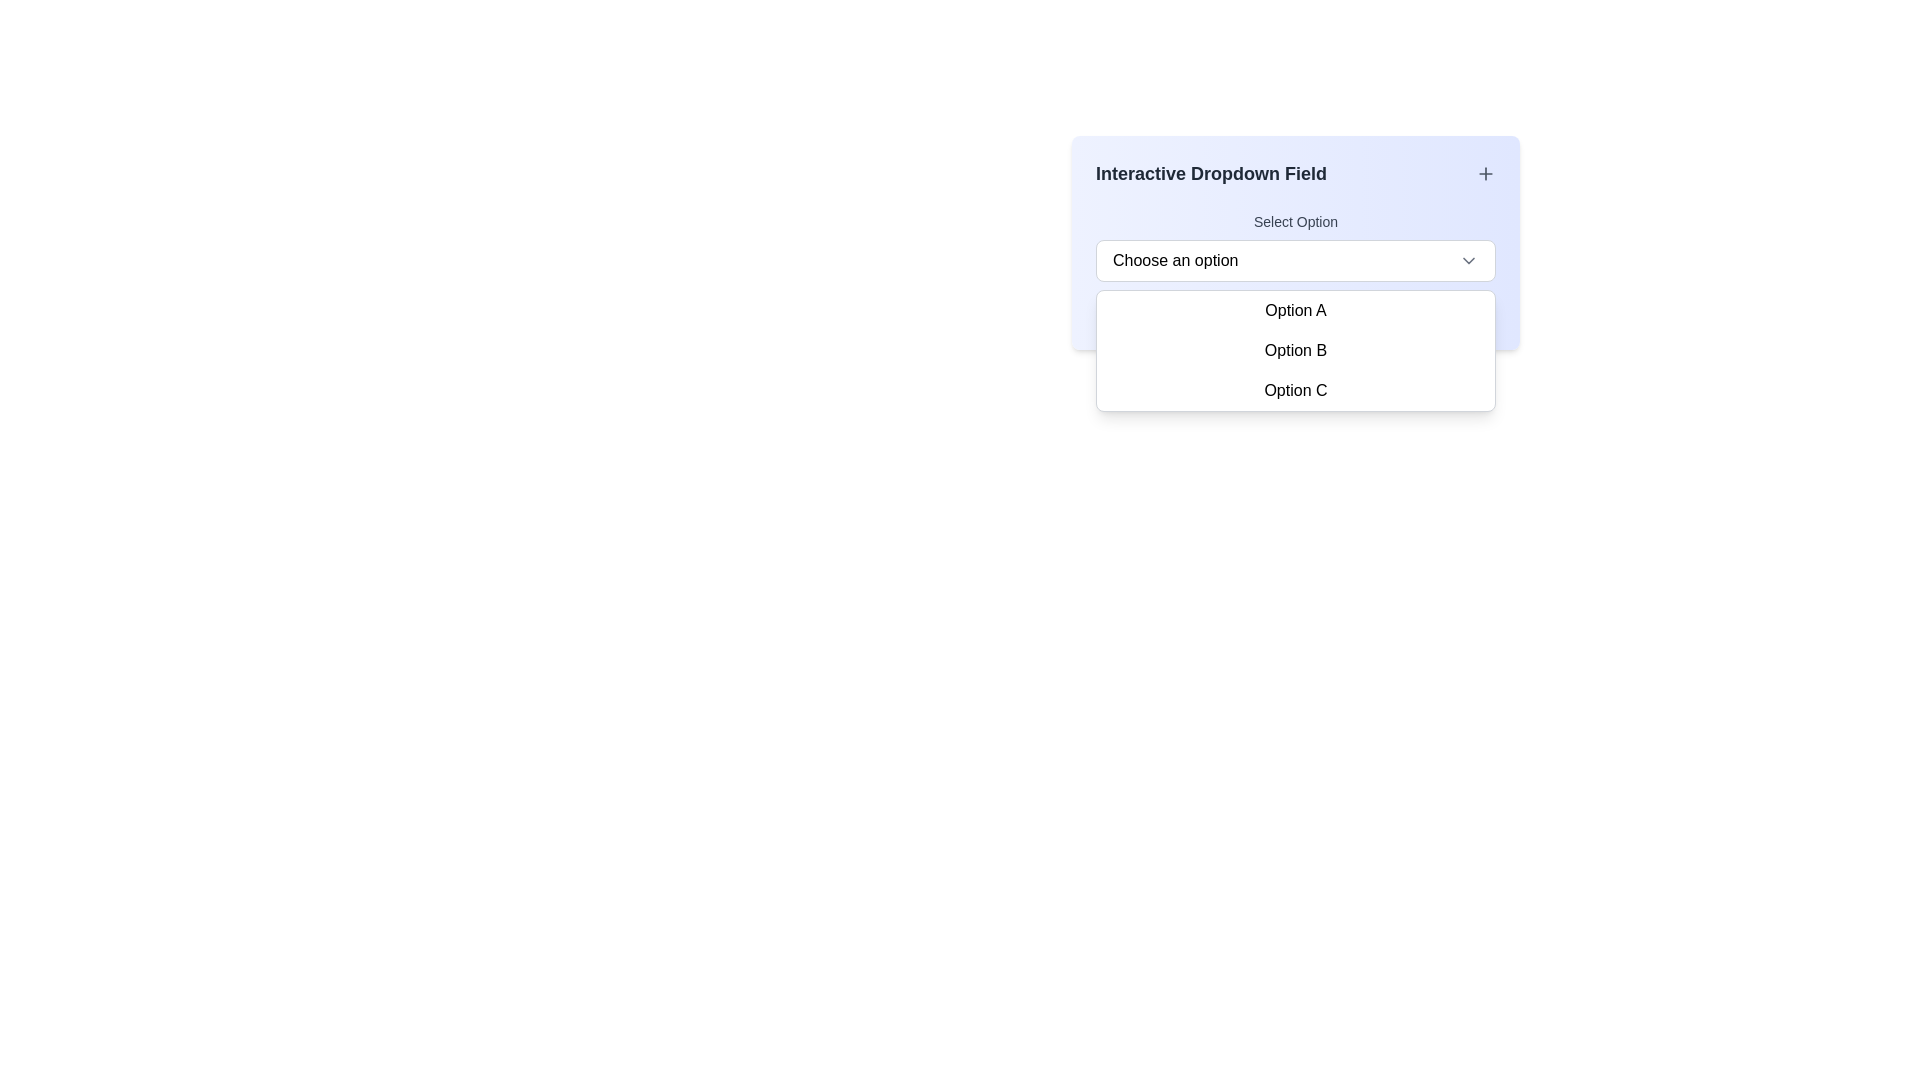 The height and width of the screenshot is (1080, 1920). What do you see at coordinates (1210, 172) in the screenshot?
I see `the text label that indicates the purpose of the dropdown menu for copying` at bounding box center [1210, 172].